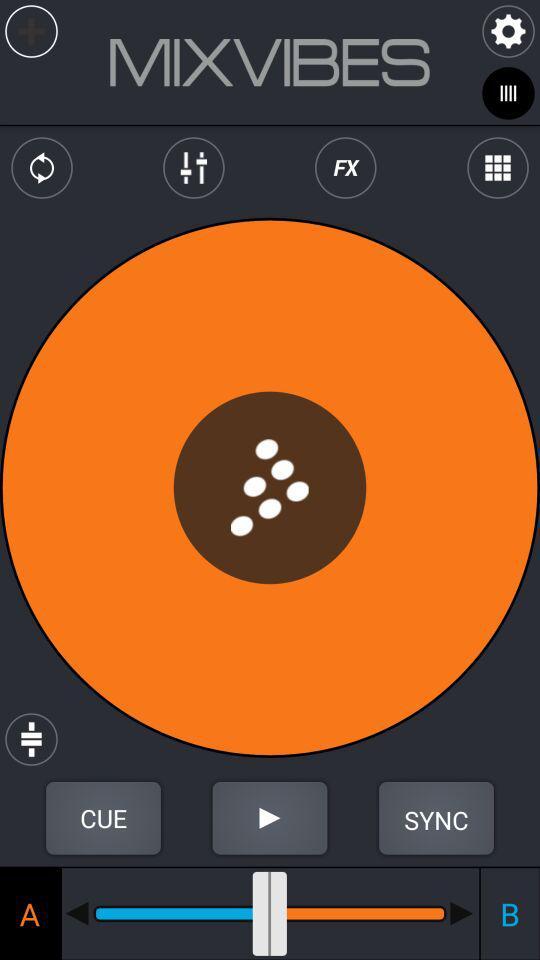 Image resolution: width=540 pixels, height=960 pixels. What do you see at coordinates (496, 167) in the screenshot?
I see `more options` at bounding box center [496, 167].